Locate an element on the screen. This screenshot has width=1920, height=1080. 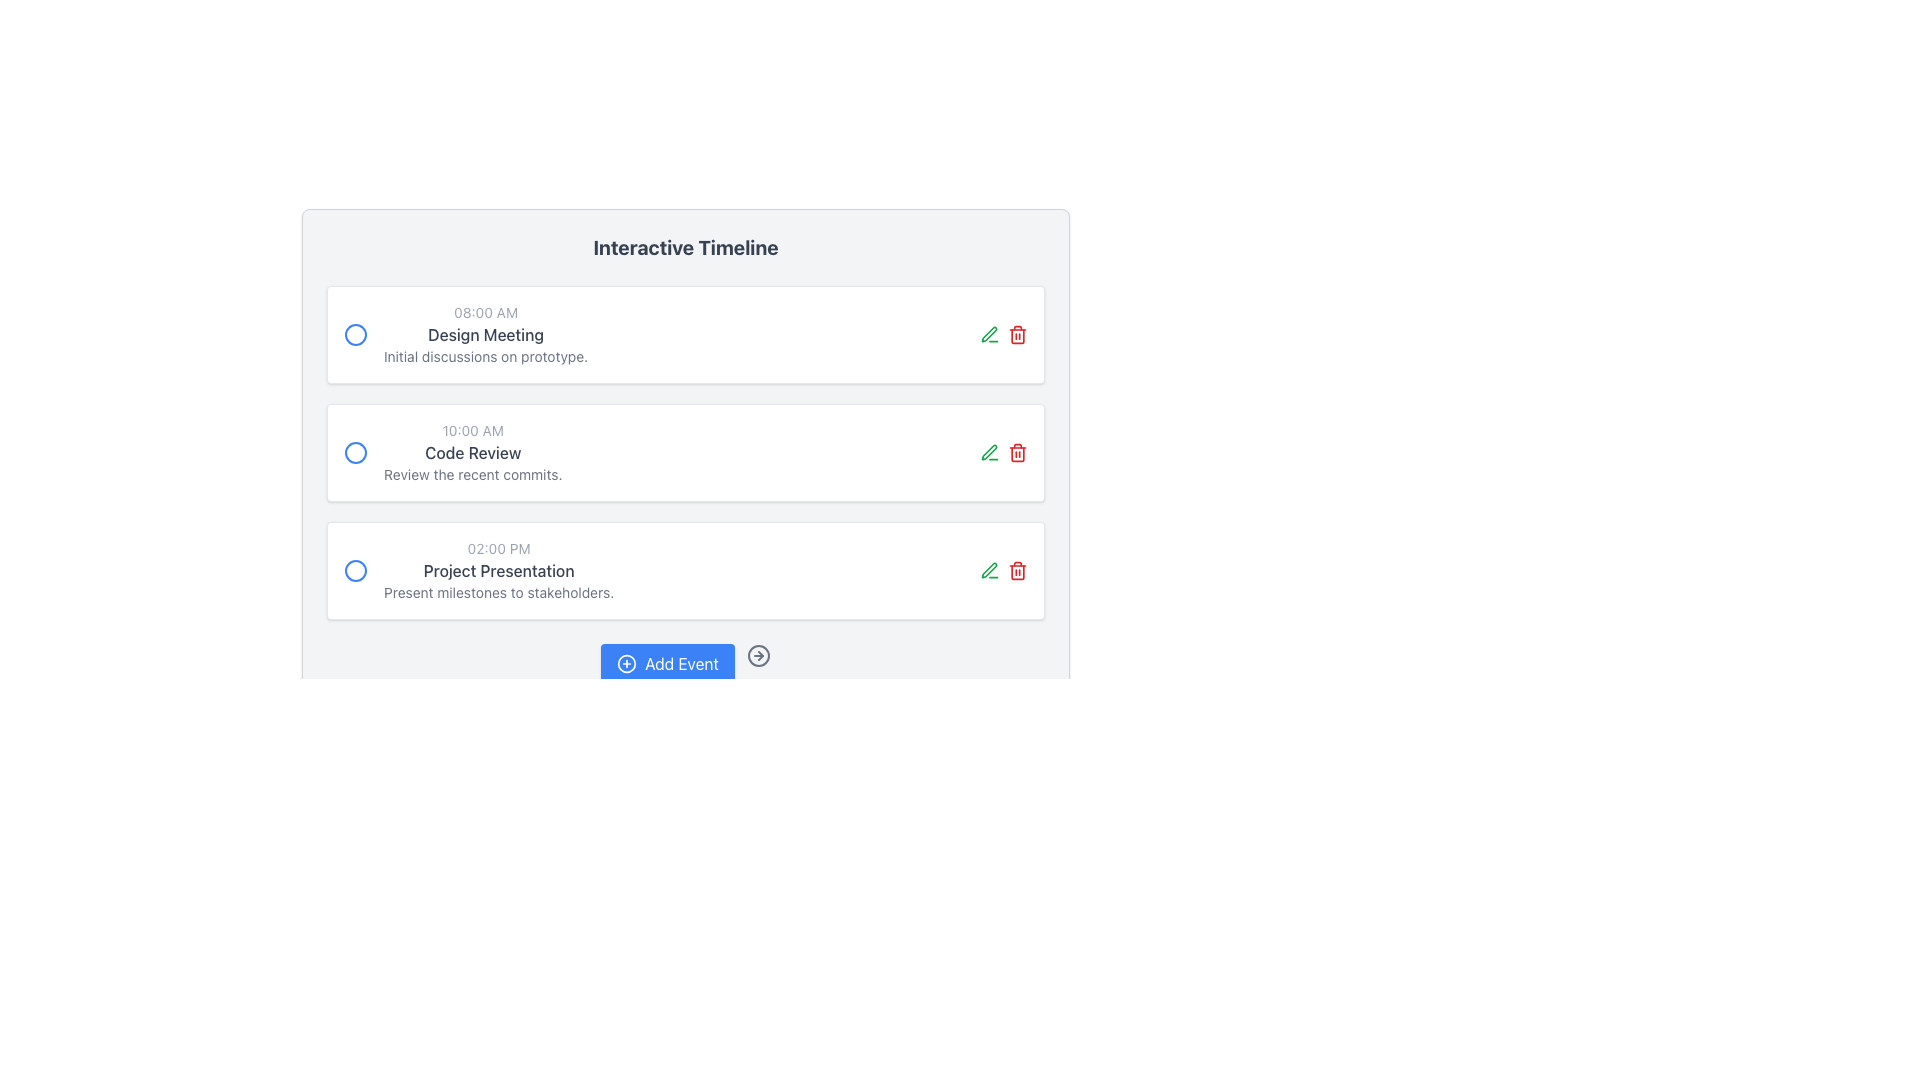
displayed time from the Text label located at the top of the event entry above the title 'Design Meeting' is located at coordinates (486, 312).